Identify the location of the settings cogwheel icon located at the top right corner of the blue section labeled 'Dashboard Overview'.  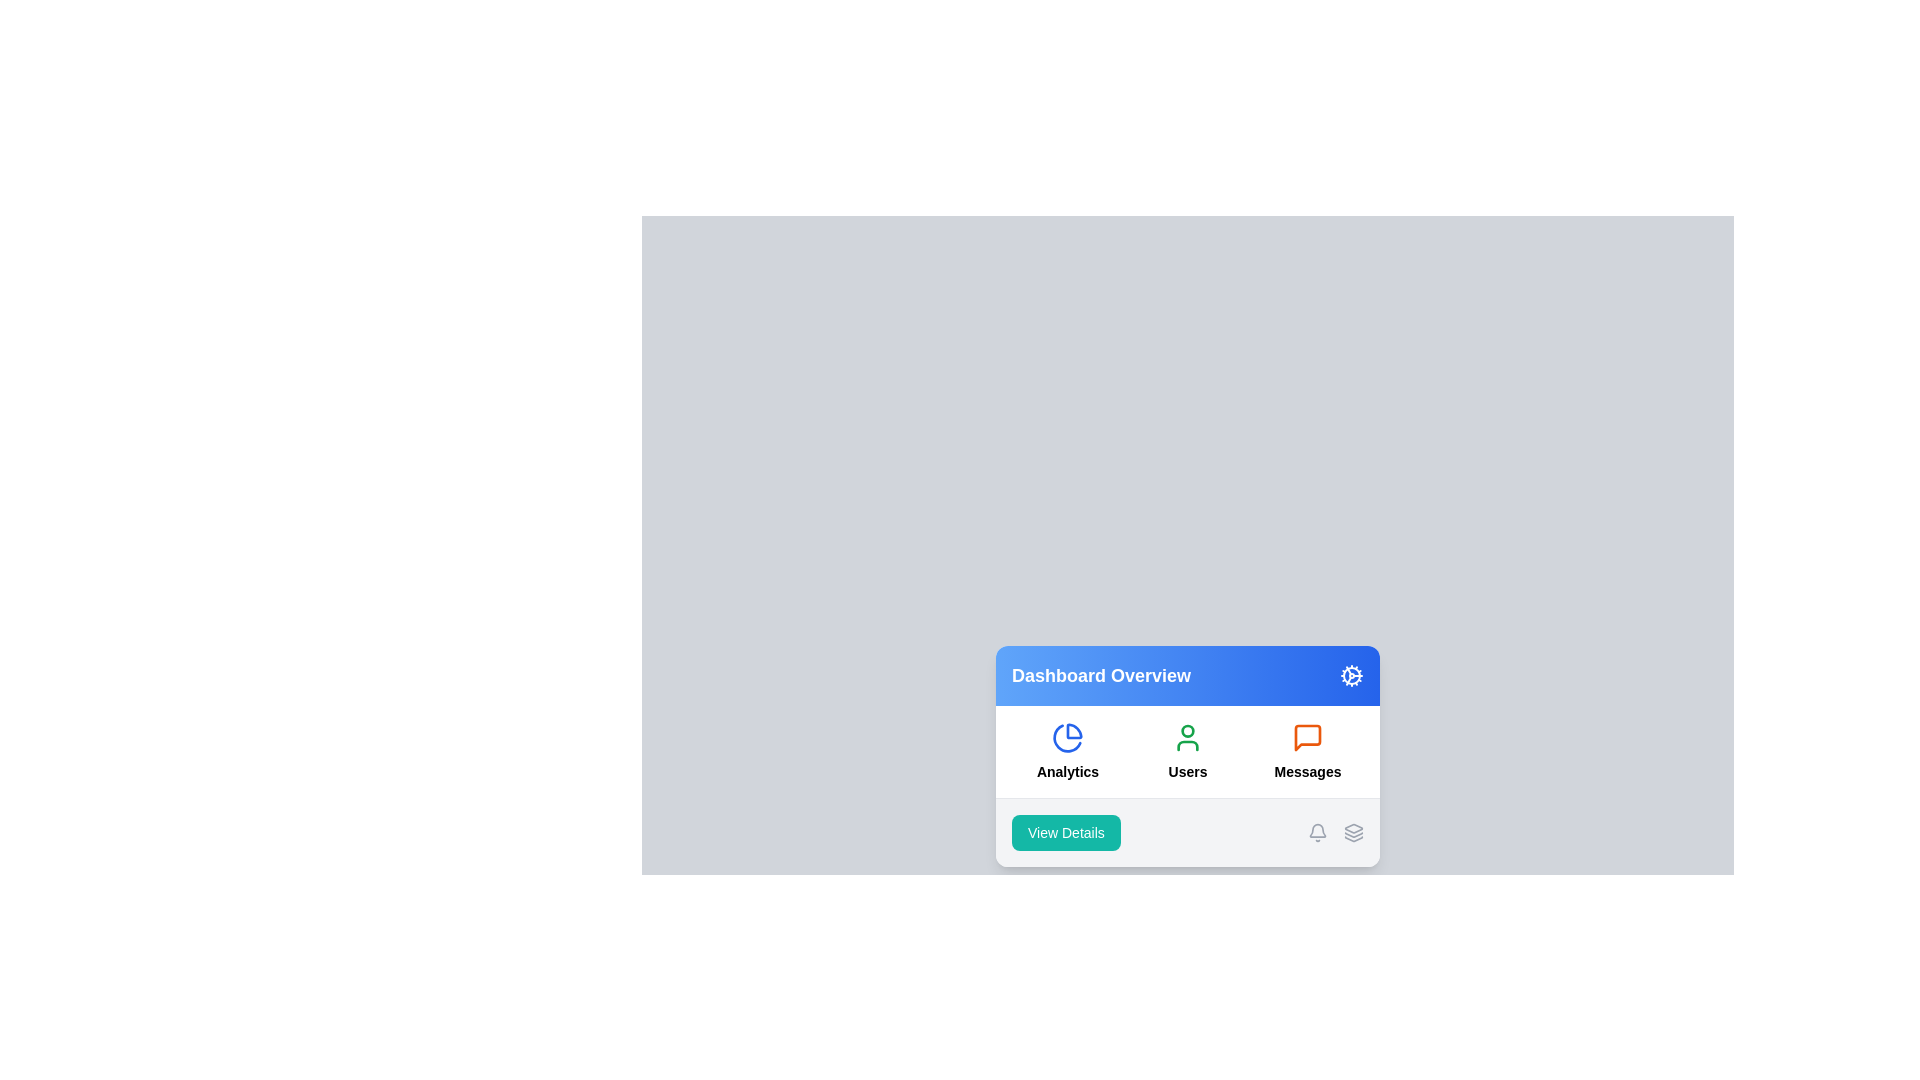
(1352, 675).